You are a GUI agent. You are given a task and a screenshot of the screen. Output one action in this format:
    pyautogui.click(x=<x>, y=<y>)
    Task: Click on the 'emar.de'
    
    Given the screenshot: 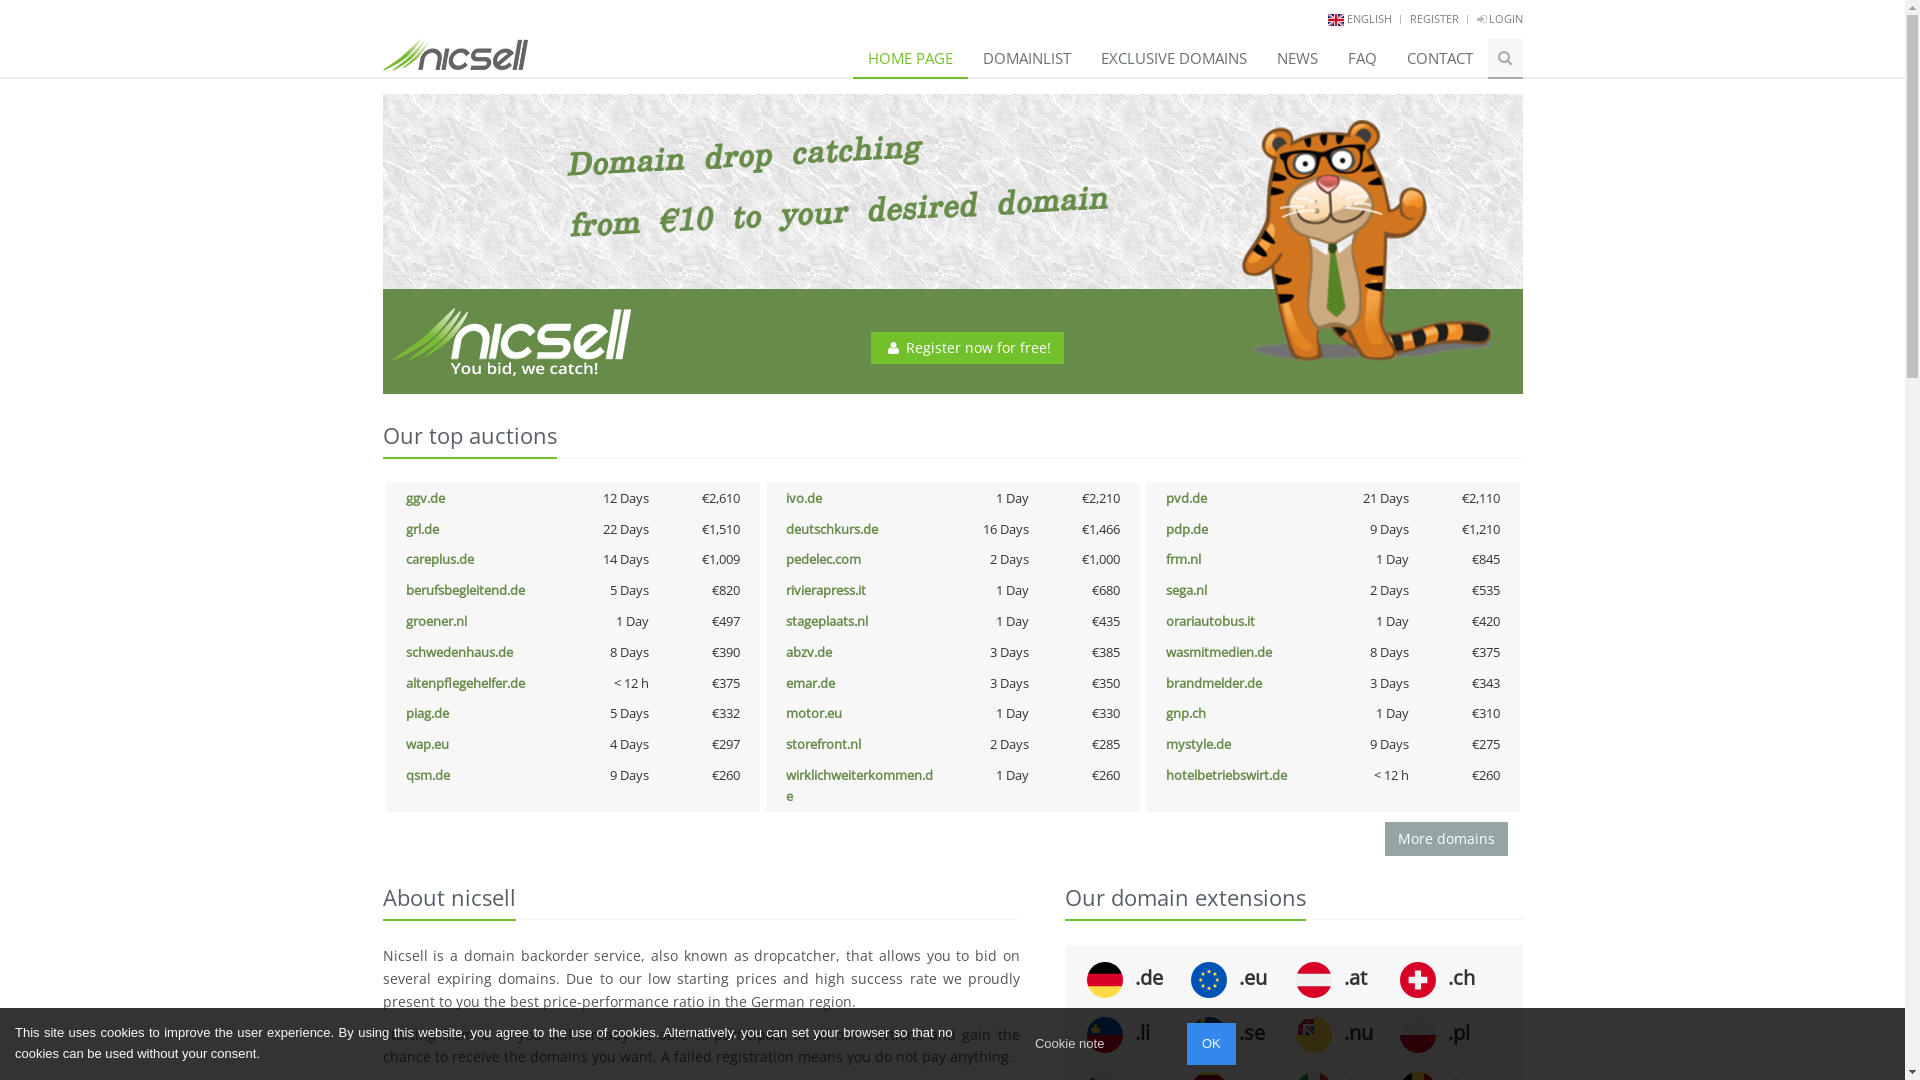 What is the action you would take?
    pyautogui.click(x=785, y=681)
    